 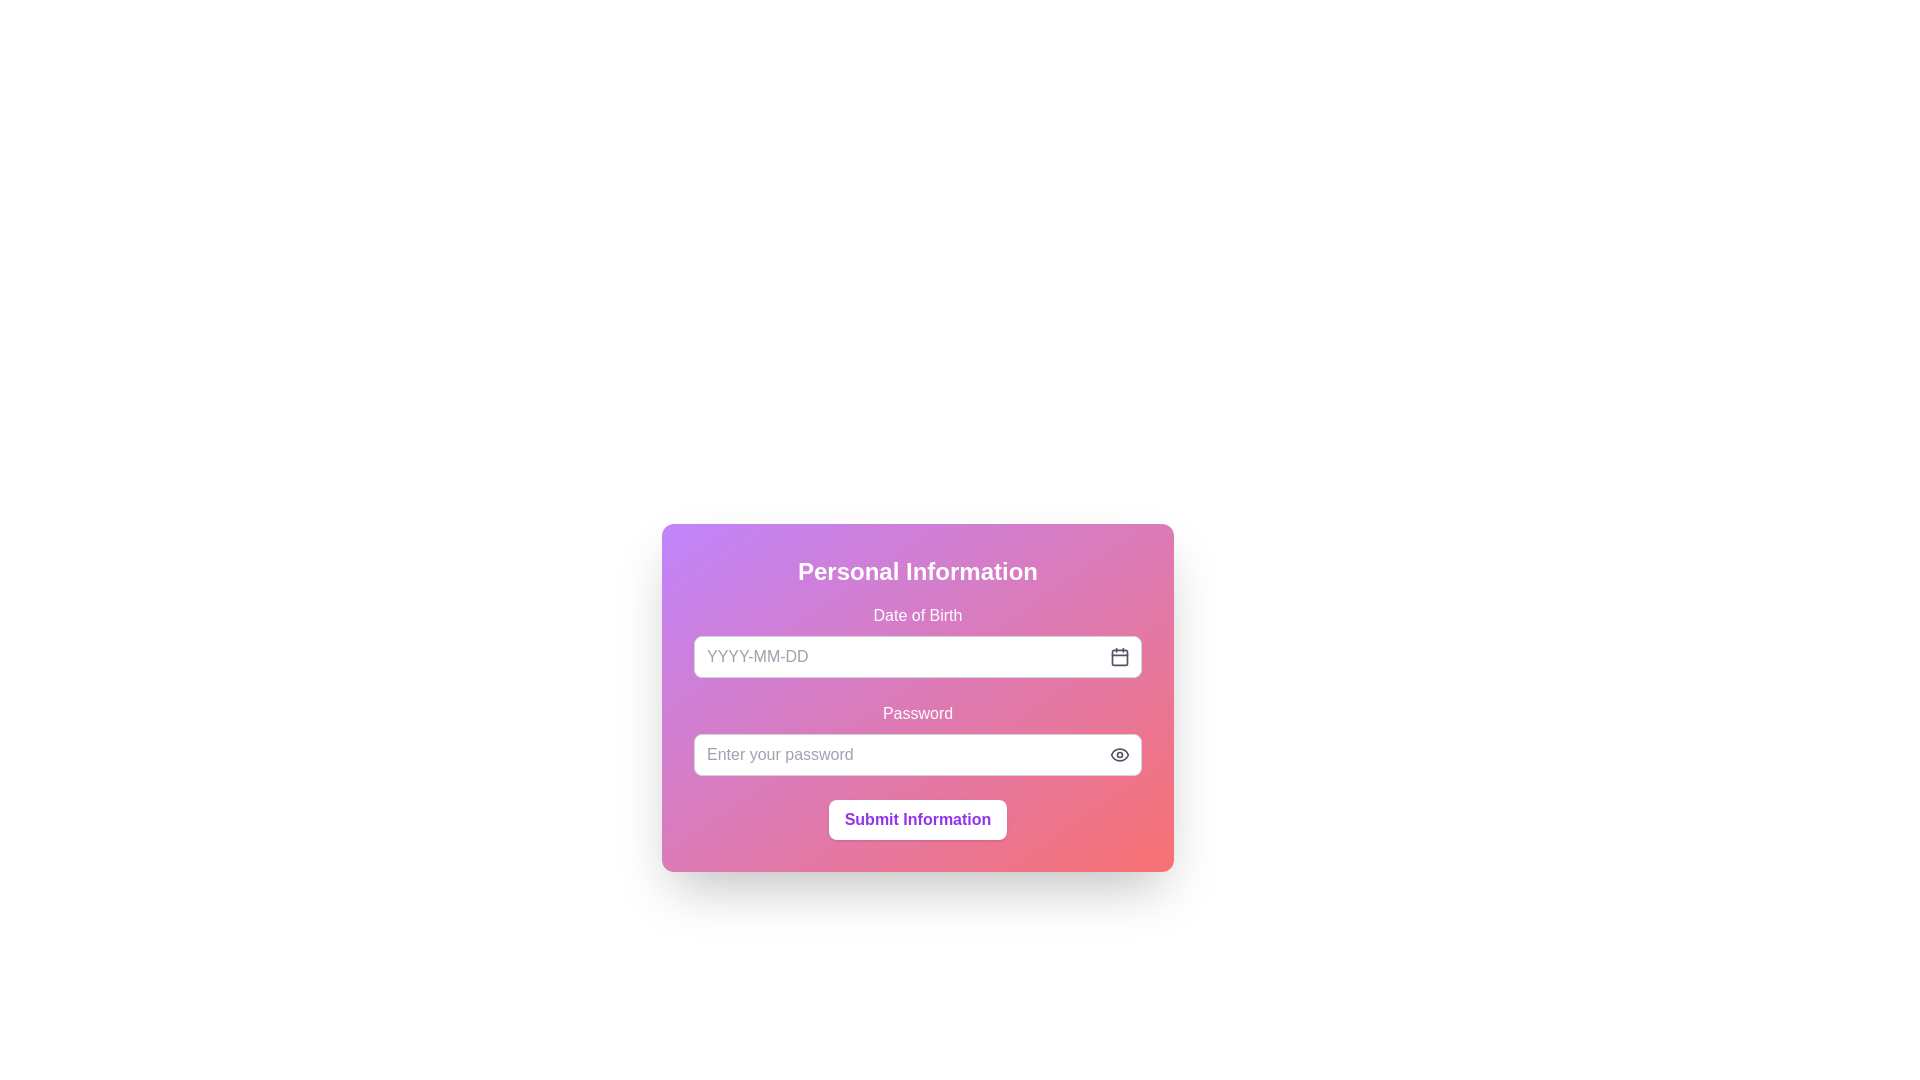 I want to click on the submit button located at the bottom of the form, which is centered horizontally beneath the password input field, to observe its hover effects, so click(x=916, y=820).